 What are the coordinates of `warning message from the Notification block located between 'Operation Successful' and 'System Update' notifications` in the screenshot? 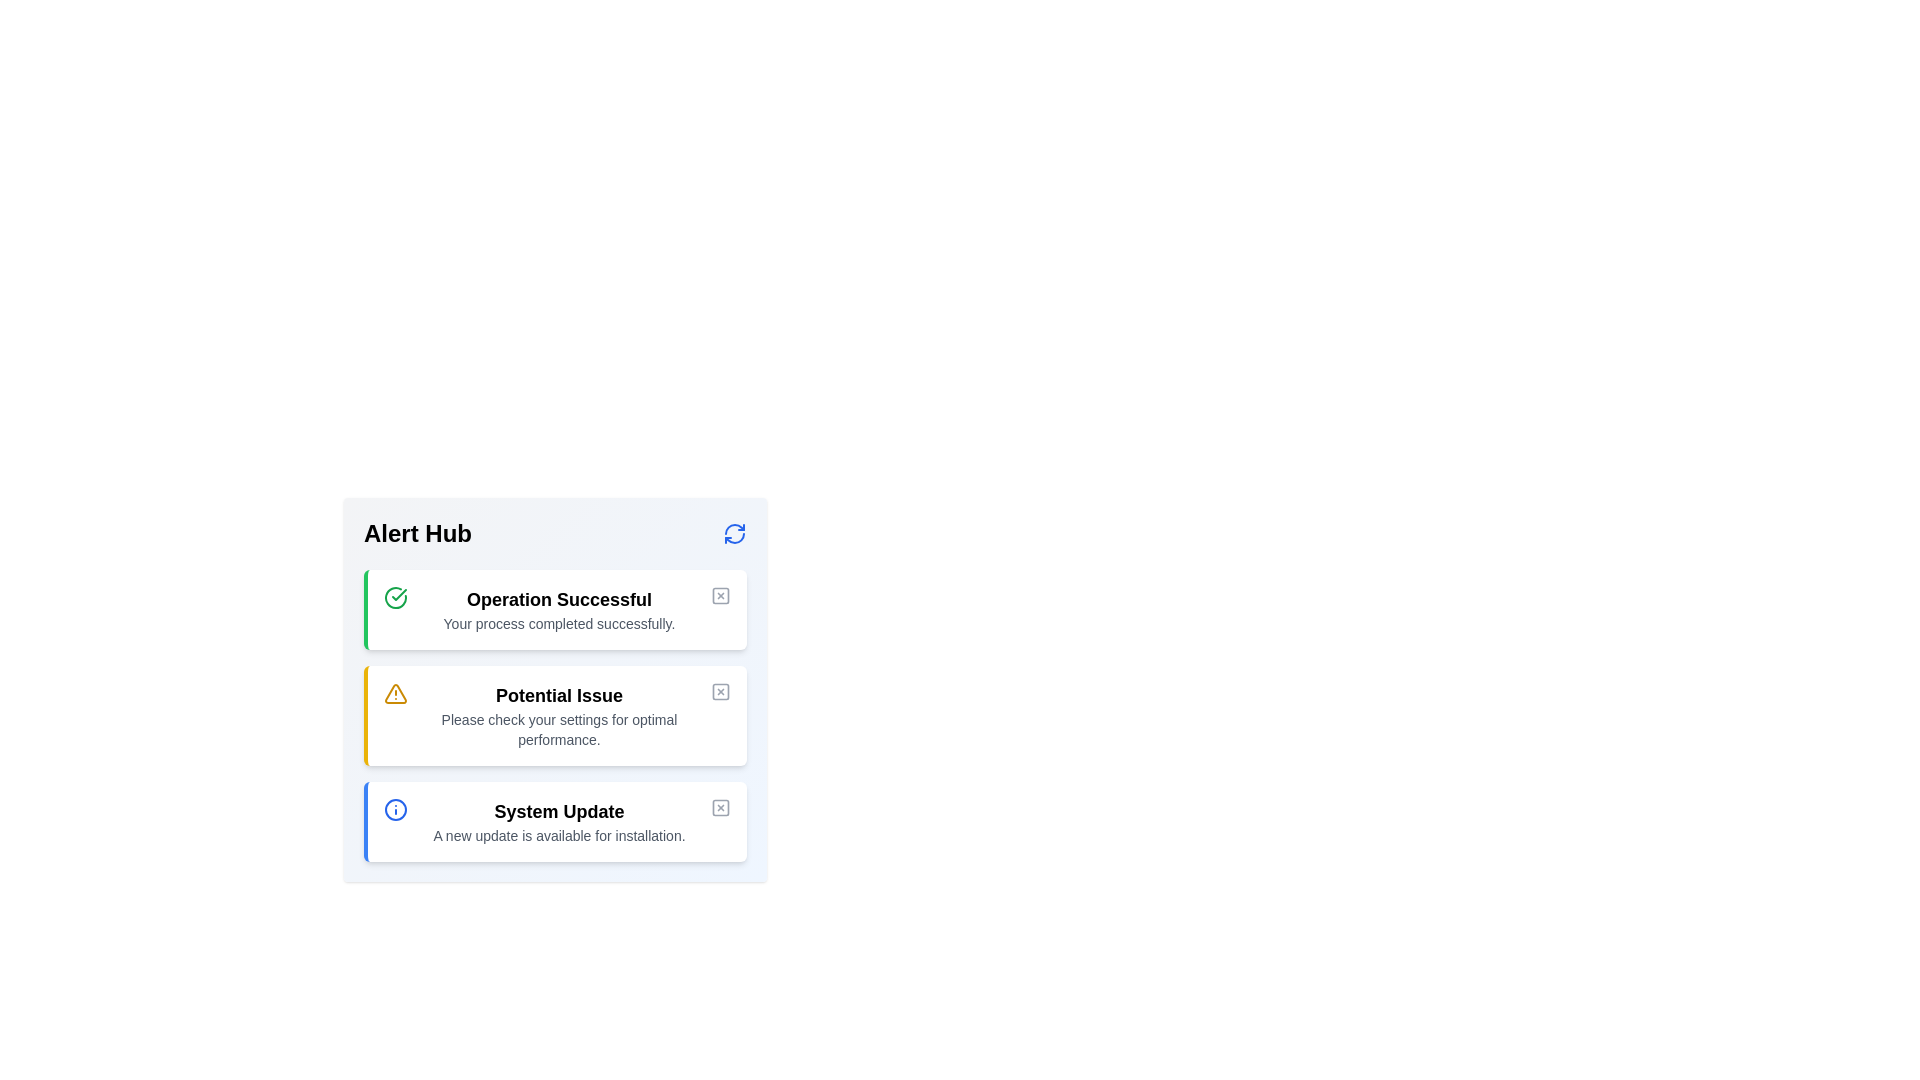 It's located at (555, 715).